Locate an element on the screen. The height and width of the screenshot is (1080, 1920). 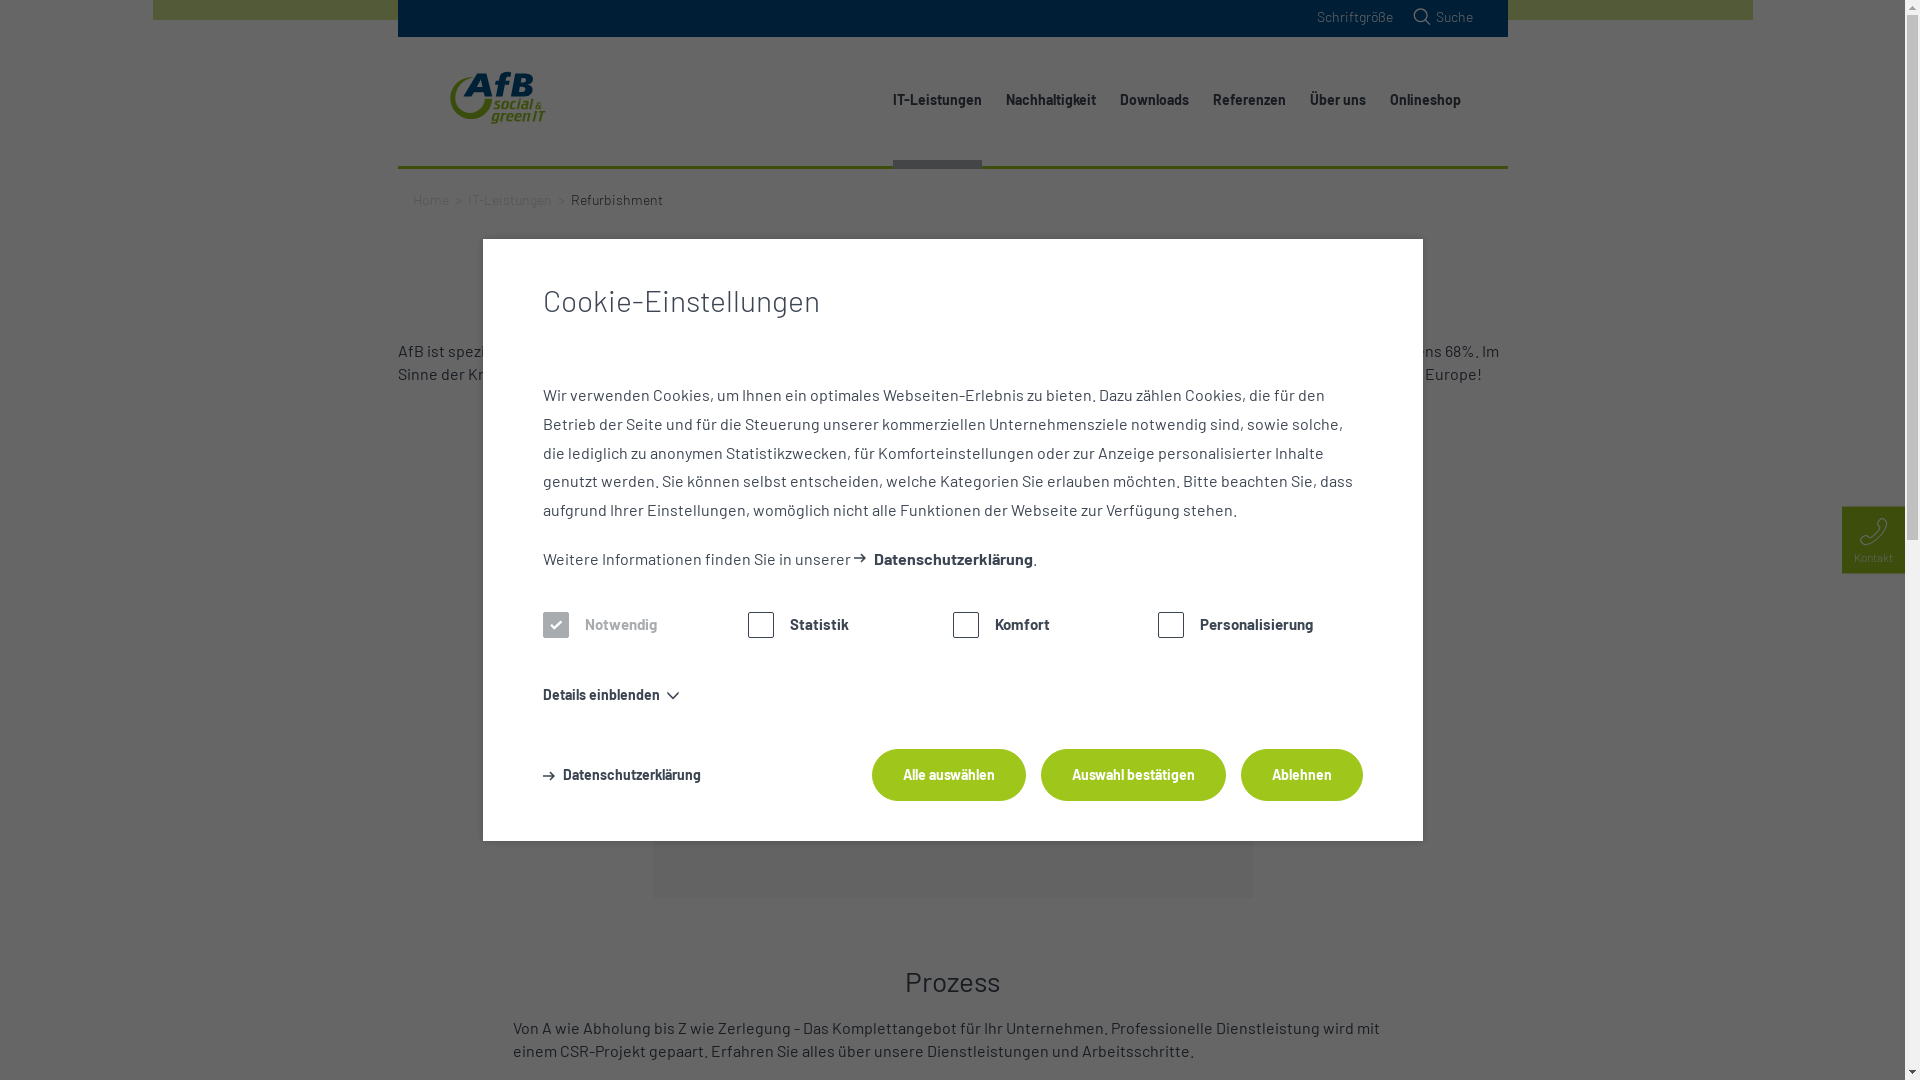
'Ablehnen' is located at coordinates (1238, 774).